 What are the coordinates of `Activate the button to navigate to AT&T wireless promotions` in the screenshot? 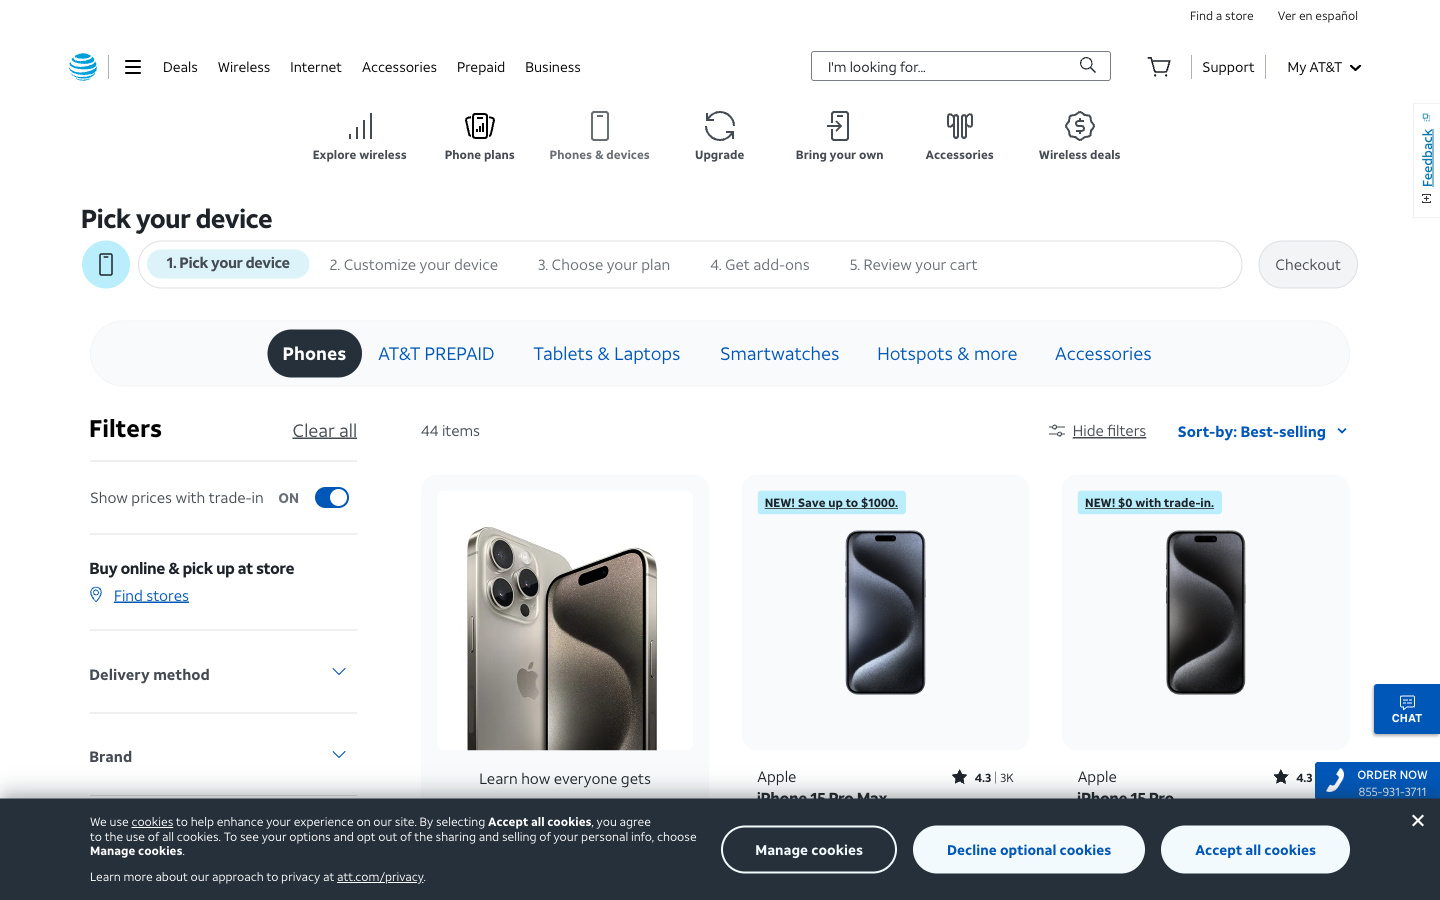 It's located at (1080, 136).